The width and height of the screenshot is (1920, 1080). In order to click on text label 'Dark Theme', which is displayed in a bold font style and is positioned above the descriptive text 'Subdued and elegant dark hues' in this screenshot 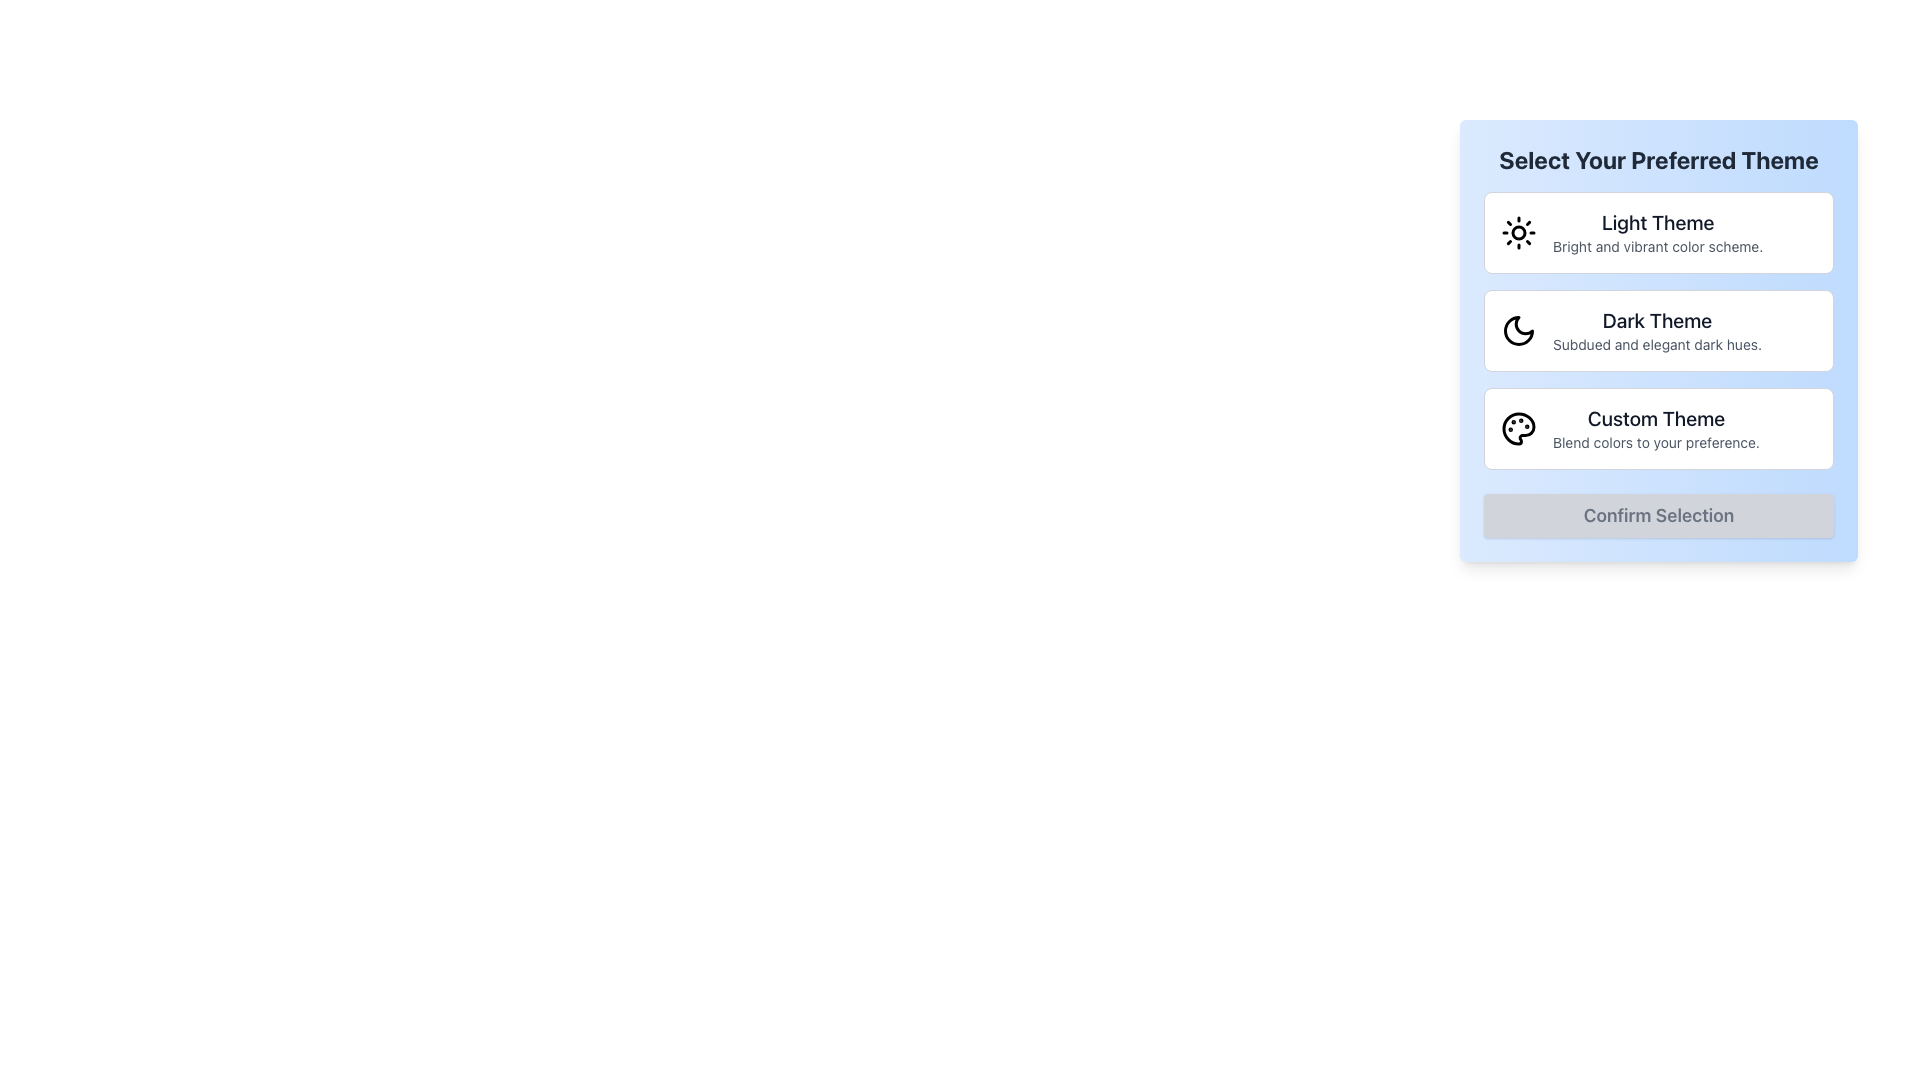, I will do `click(1657, 319)`.